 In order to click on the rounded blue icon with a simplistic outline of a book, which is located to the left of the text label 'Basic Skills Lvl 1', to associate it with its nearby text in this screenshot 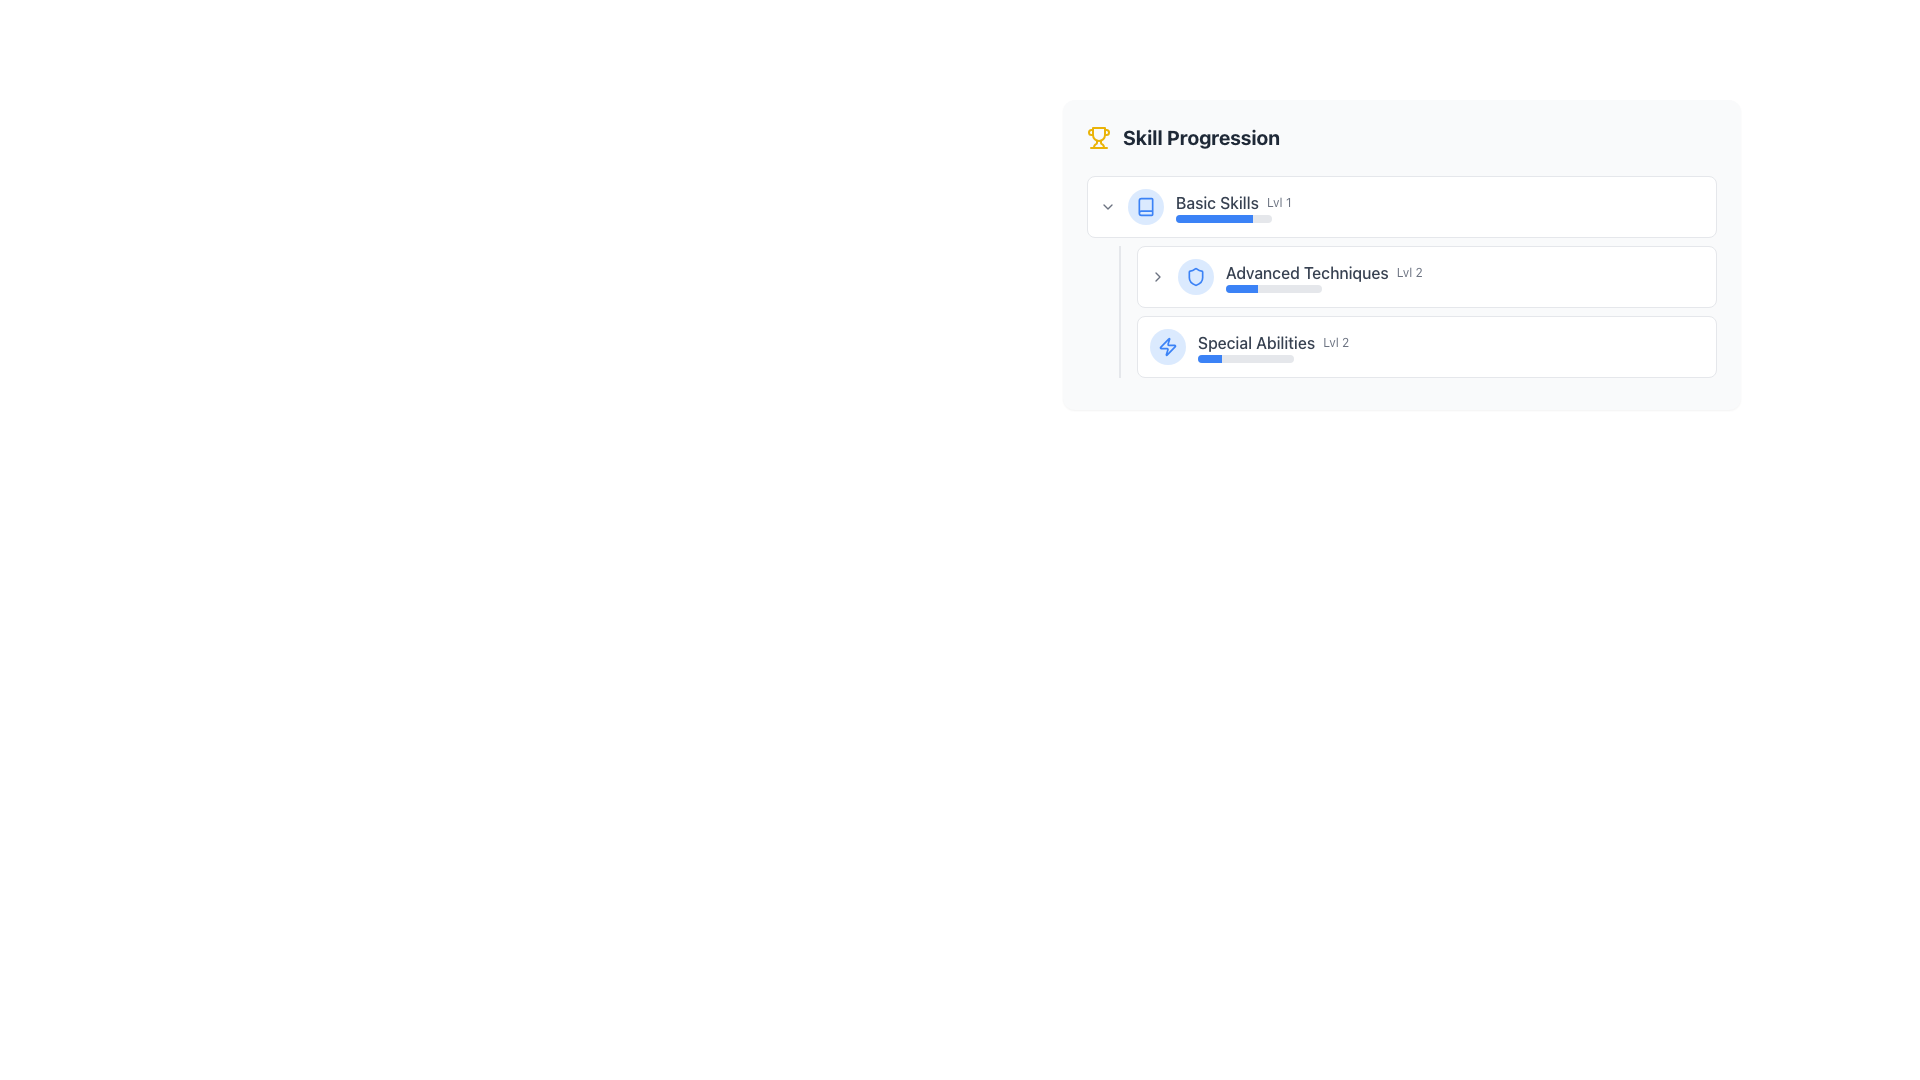, I will do `click(1146, 207)`.